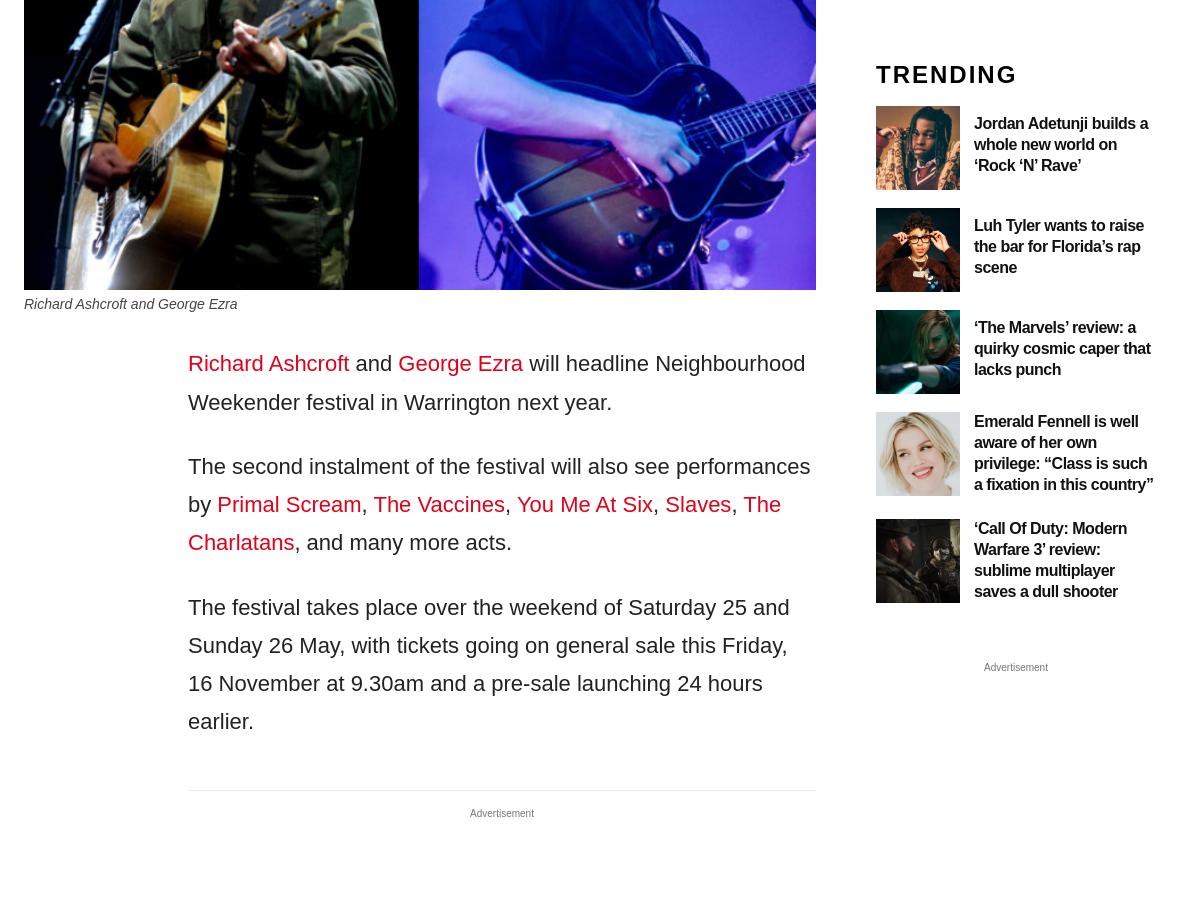  What do you see at coordinates (1061, 347) in the screenshot?
I see `'‘The Marvels’ review: a quirky cosmic caper that lacks punch'` at bounding box center [1061, 347].